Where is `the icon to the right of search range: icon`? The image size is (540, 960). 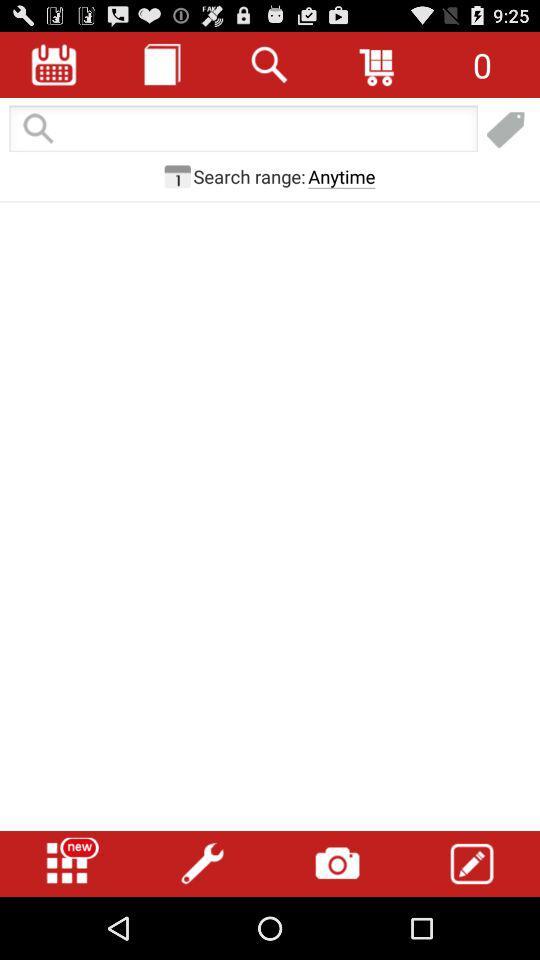
the icon to the right of search range: icon is located at coordinates (340, 175).